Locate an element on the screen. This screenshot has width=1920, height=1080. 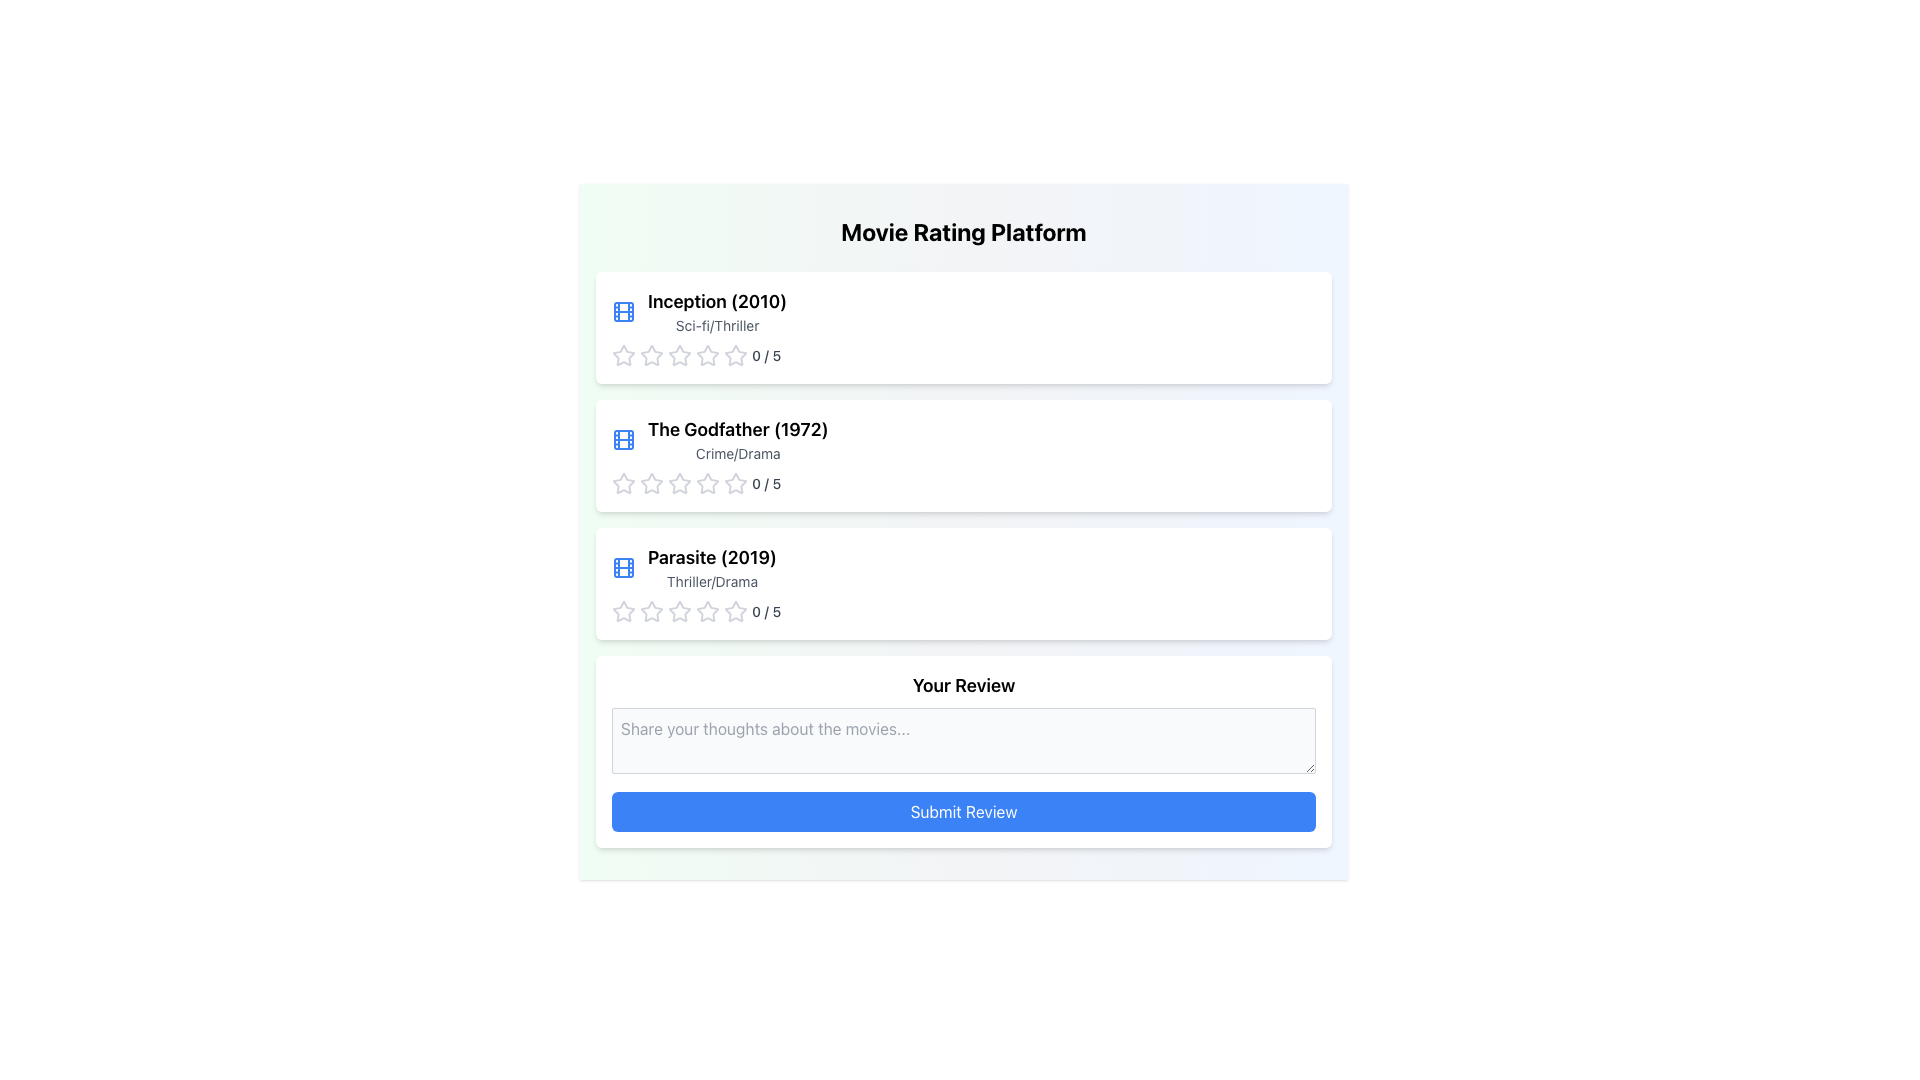
the first hollow star icon in the rating section for the movie 'The Godfather (1972)' to rate it is located at coordinates (623, 483).